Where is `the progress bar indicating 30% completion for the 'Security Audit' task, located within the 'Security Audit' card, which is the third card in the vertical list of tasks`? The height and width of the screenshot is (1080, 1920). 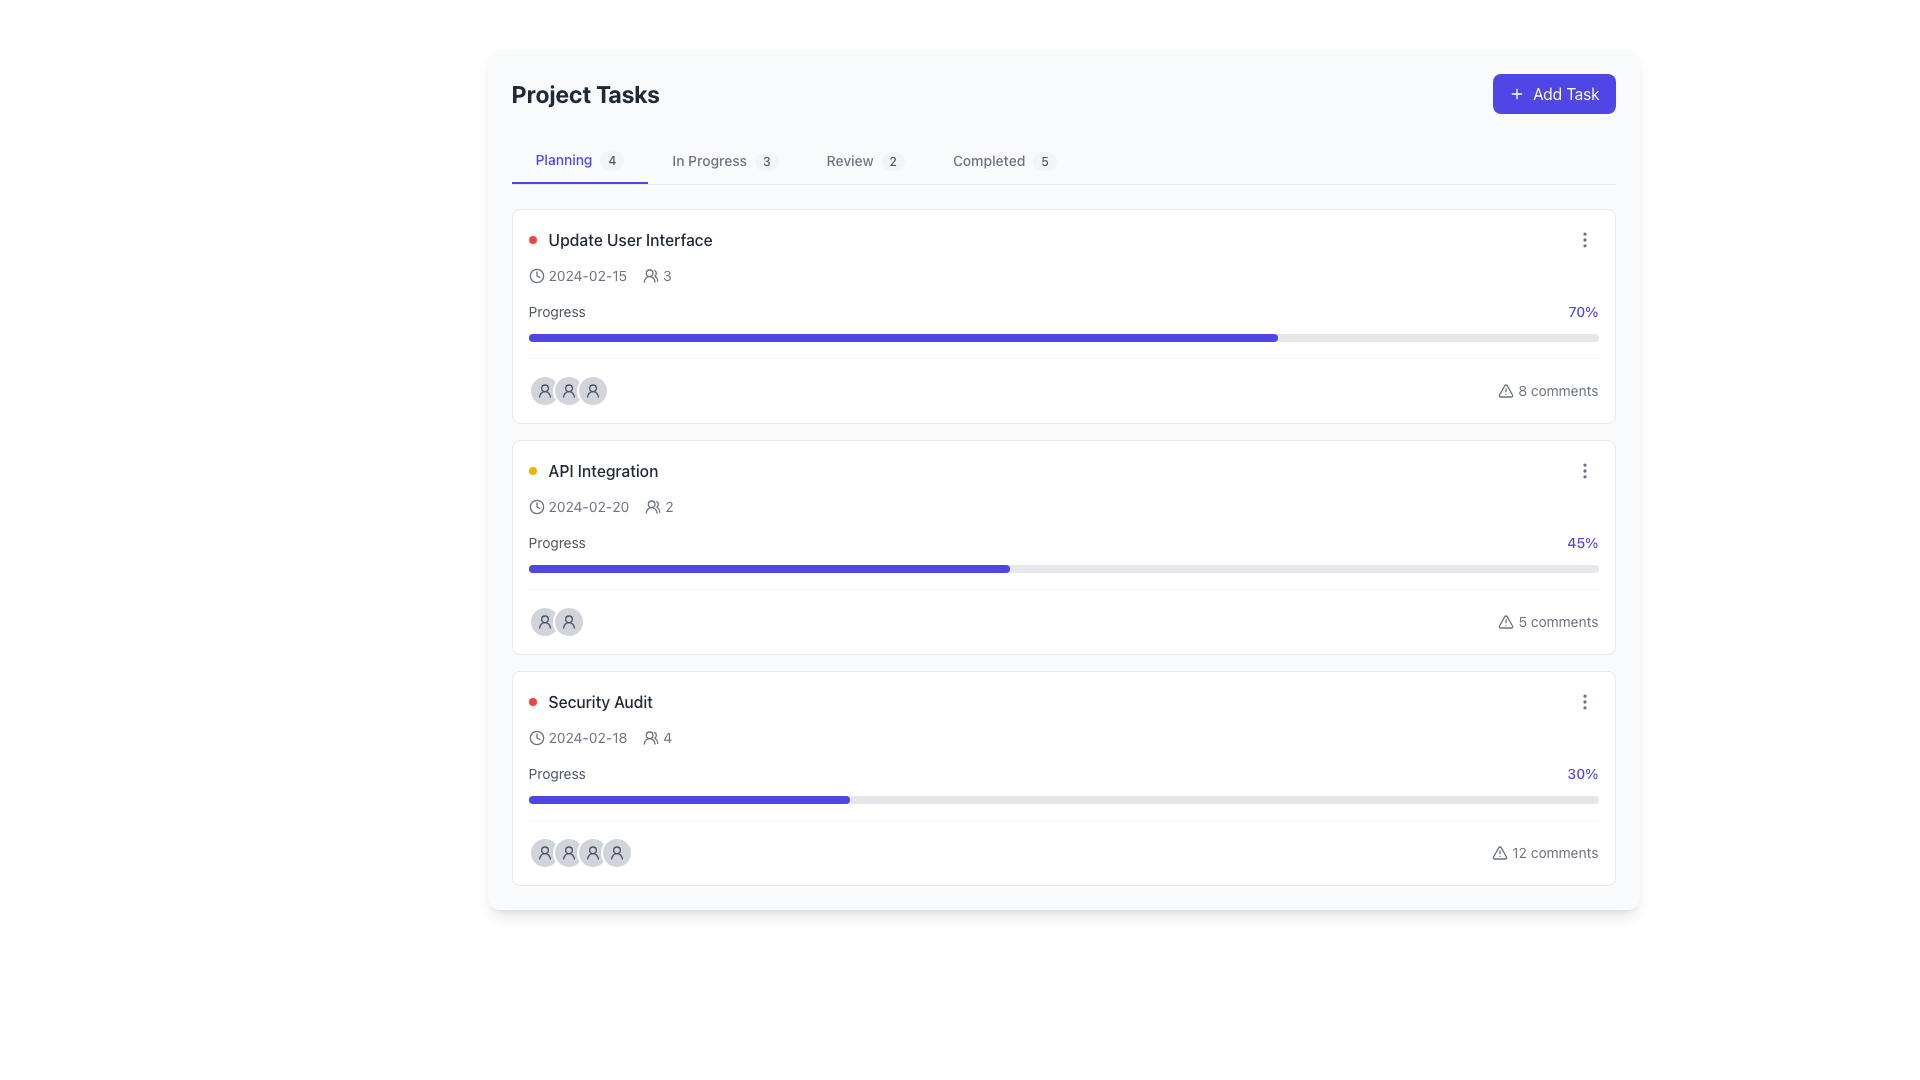
the progress bar indicating 30% completion for the 'Security Audit' task, located within the 'Security Audit' card, which is the third card in the vertical list of tasks is located at coordinates (1062, 782).